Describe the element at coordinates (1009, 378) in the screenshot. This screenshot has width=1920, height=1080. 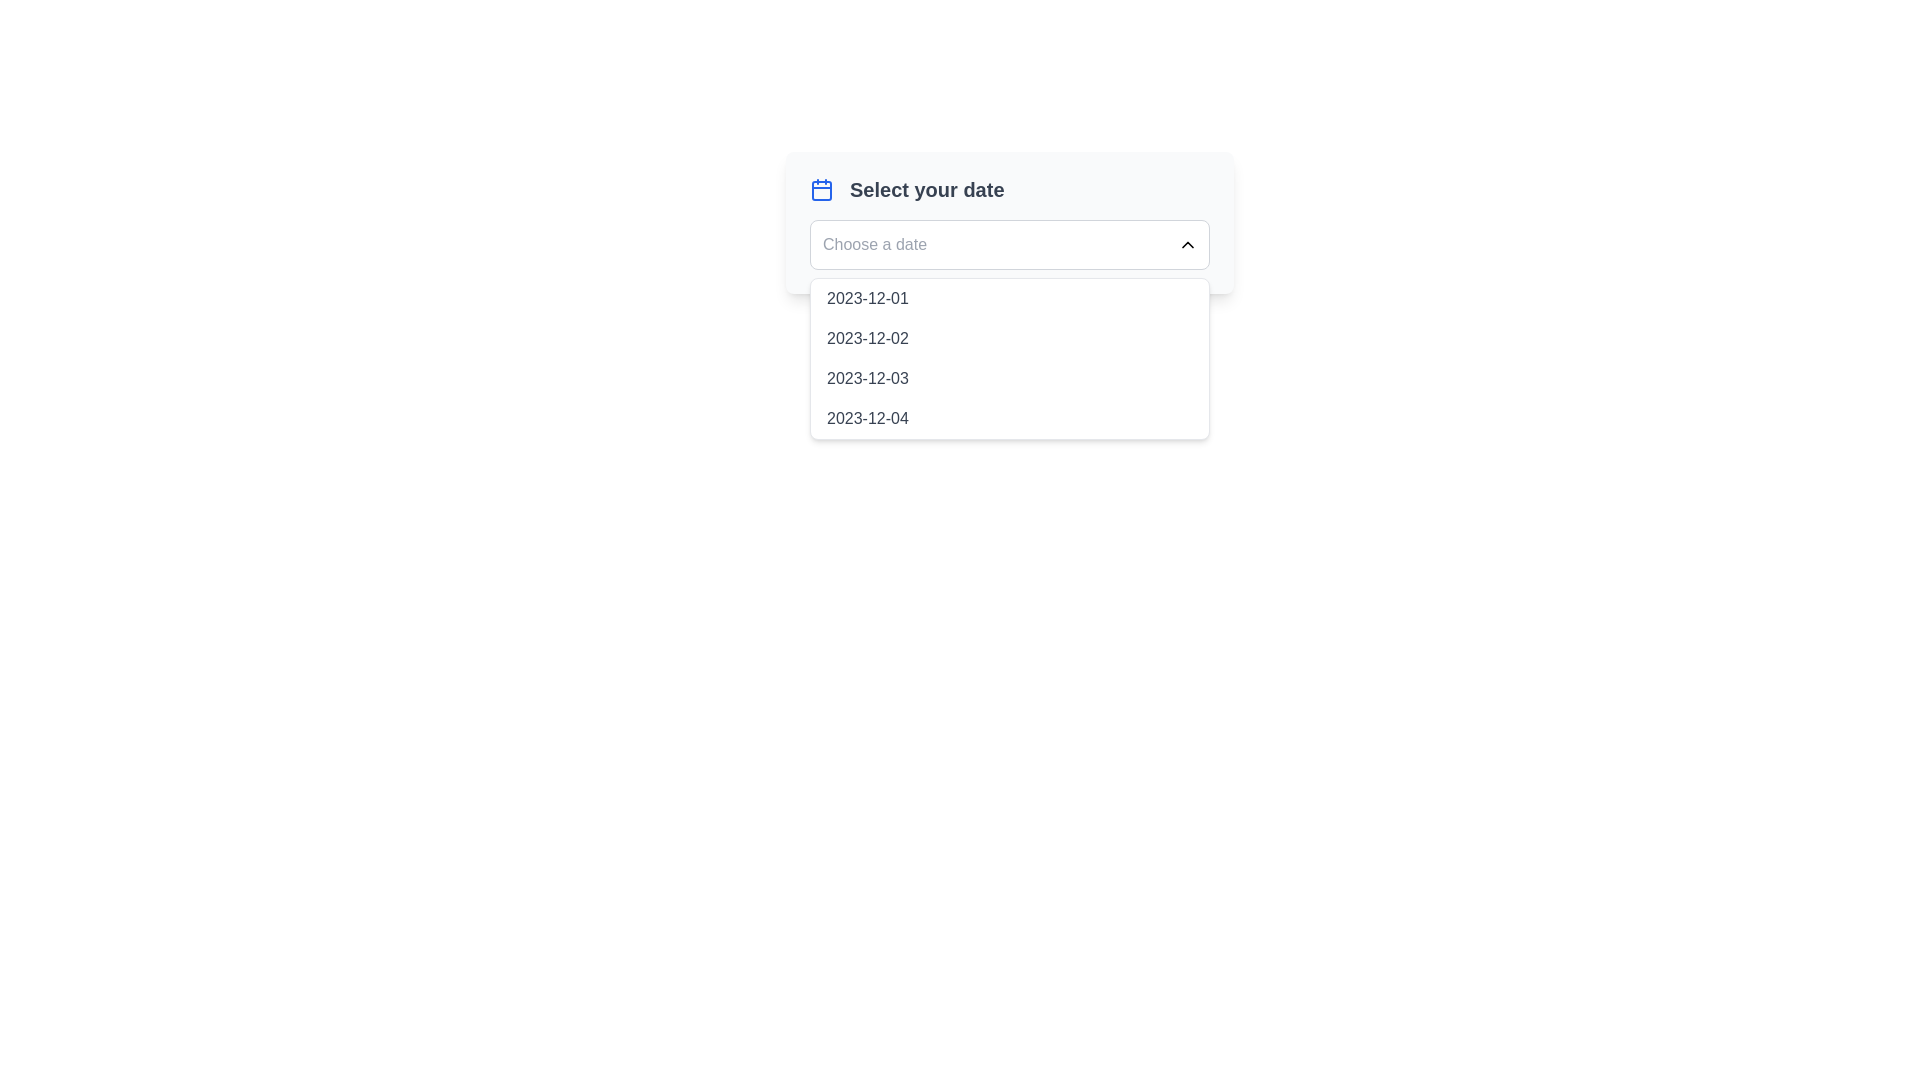
I see `the third list item in the dropdown menu that displays a date in gray font` at that location.